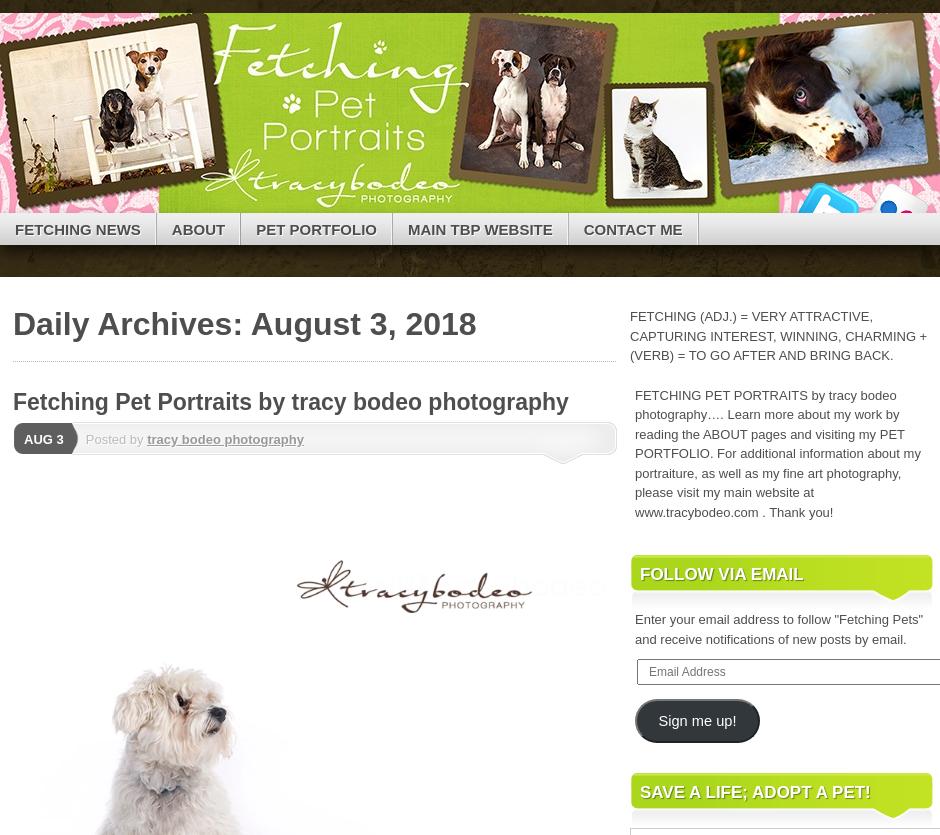 The height and width of the screenshot is (835, 940). I want to click on 'Pet Portfolio', so click(316, 228).